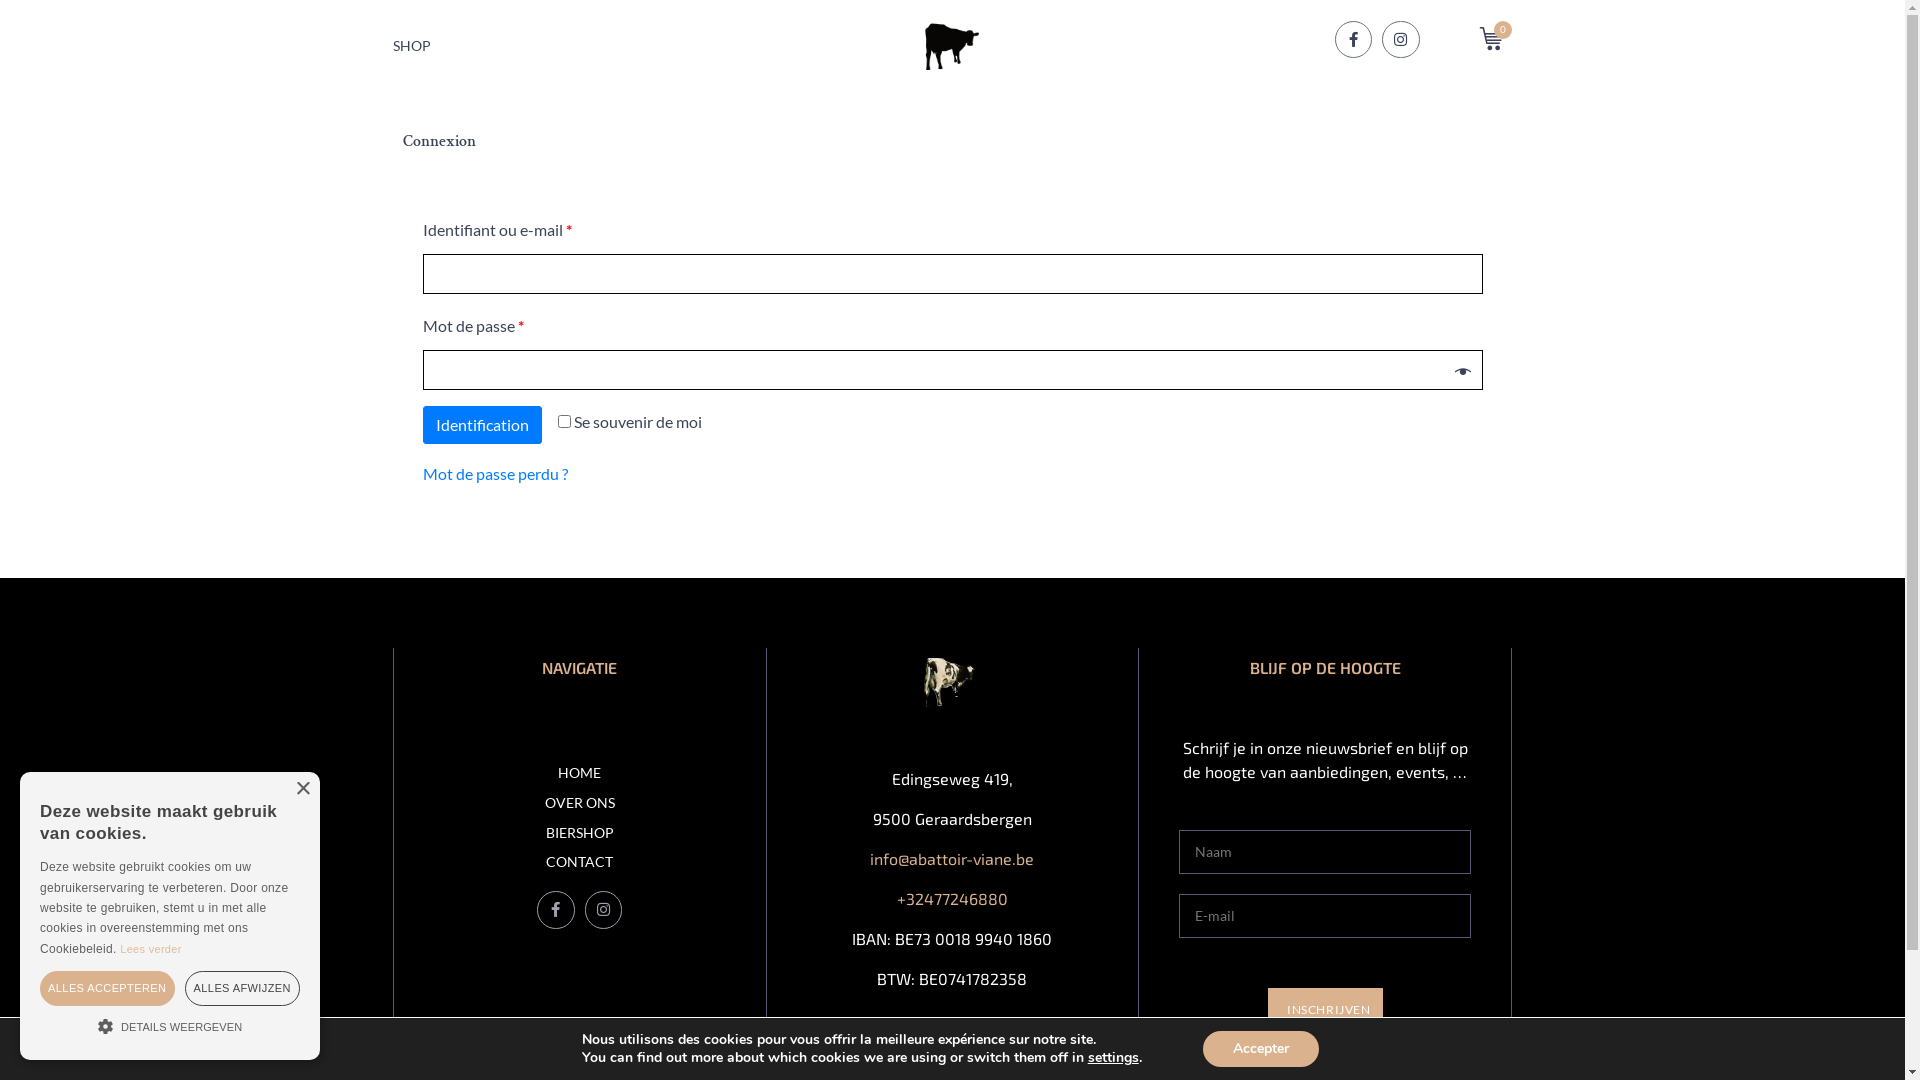 This screenshot has height=1080, width=1920. What do you see at coordinates (1202, 1048) in the screenshot?
I see `'Accepter'` at bounding box center [1202, 1048].